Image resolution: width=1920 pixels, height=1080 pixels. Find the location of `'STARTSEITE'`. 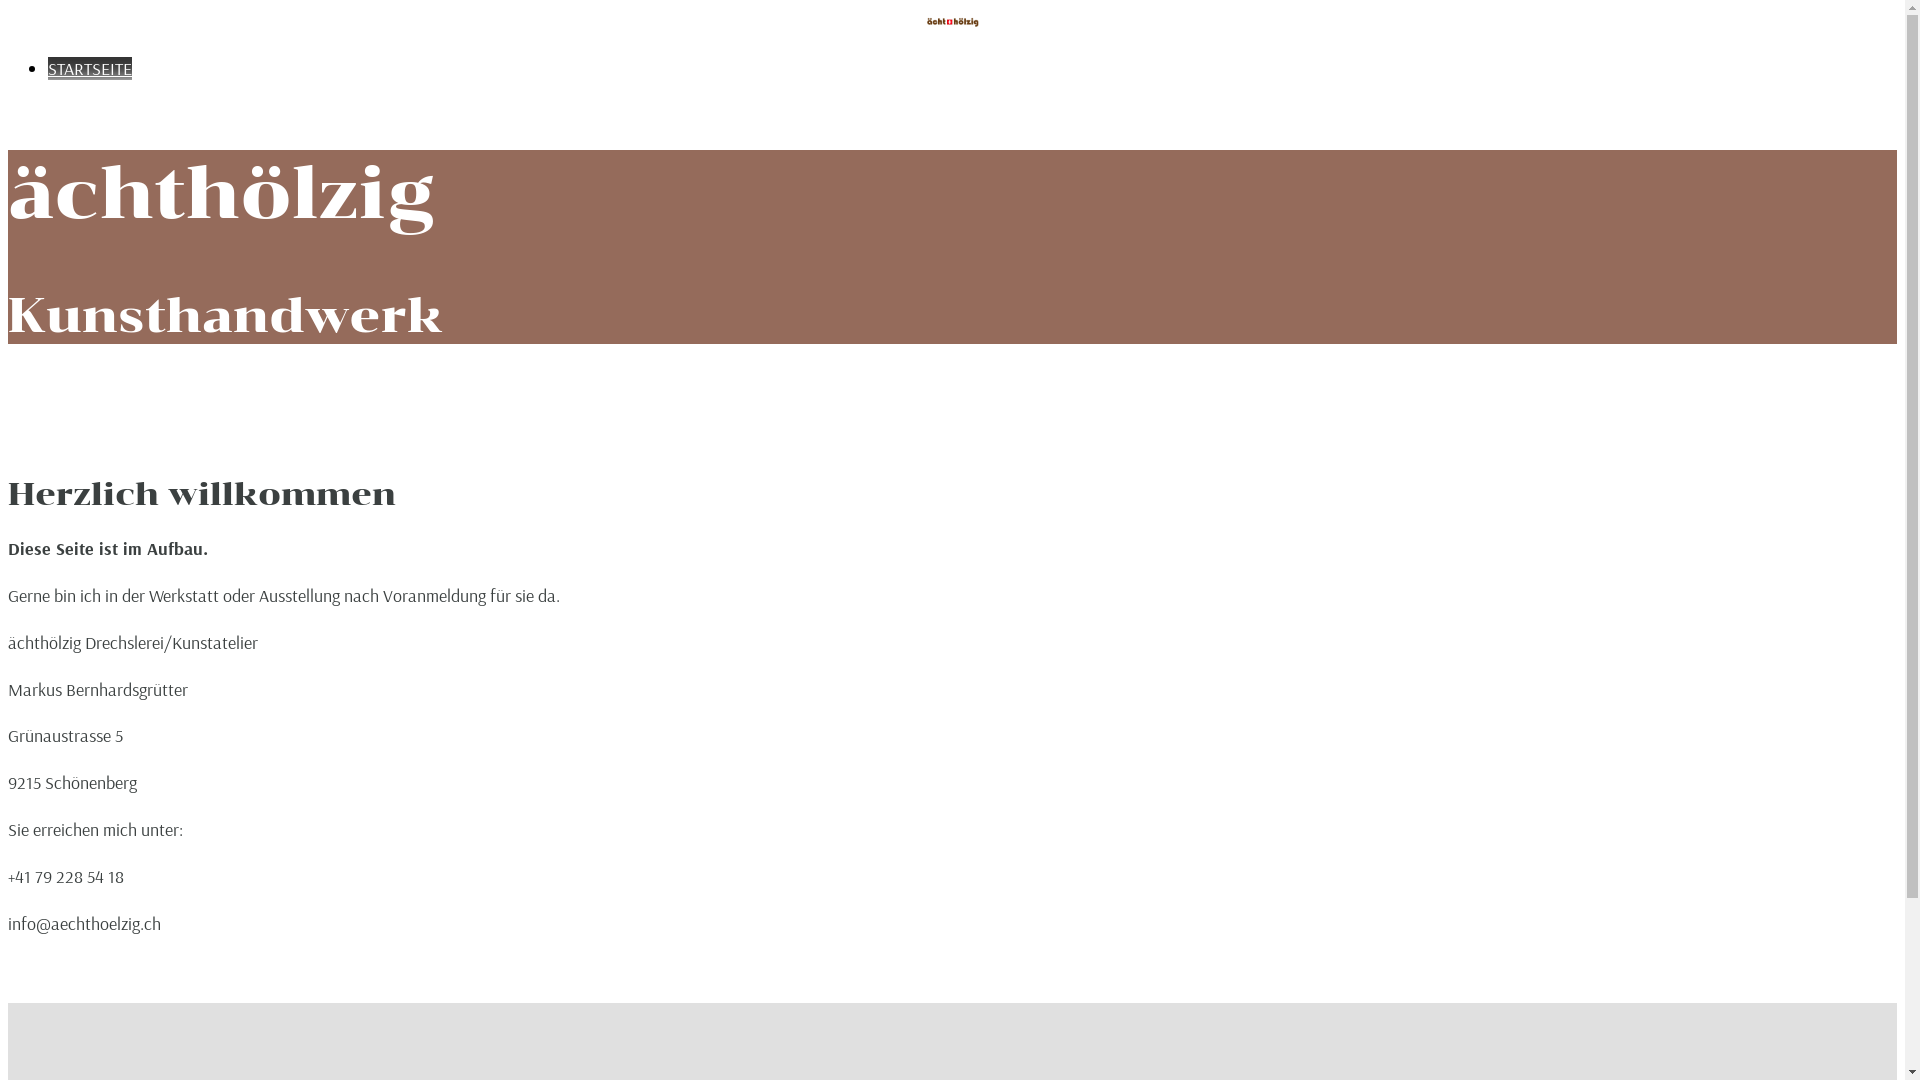

'STARTSEITE' is located at coordinates (89, 68).